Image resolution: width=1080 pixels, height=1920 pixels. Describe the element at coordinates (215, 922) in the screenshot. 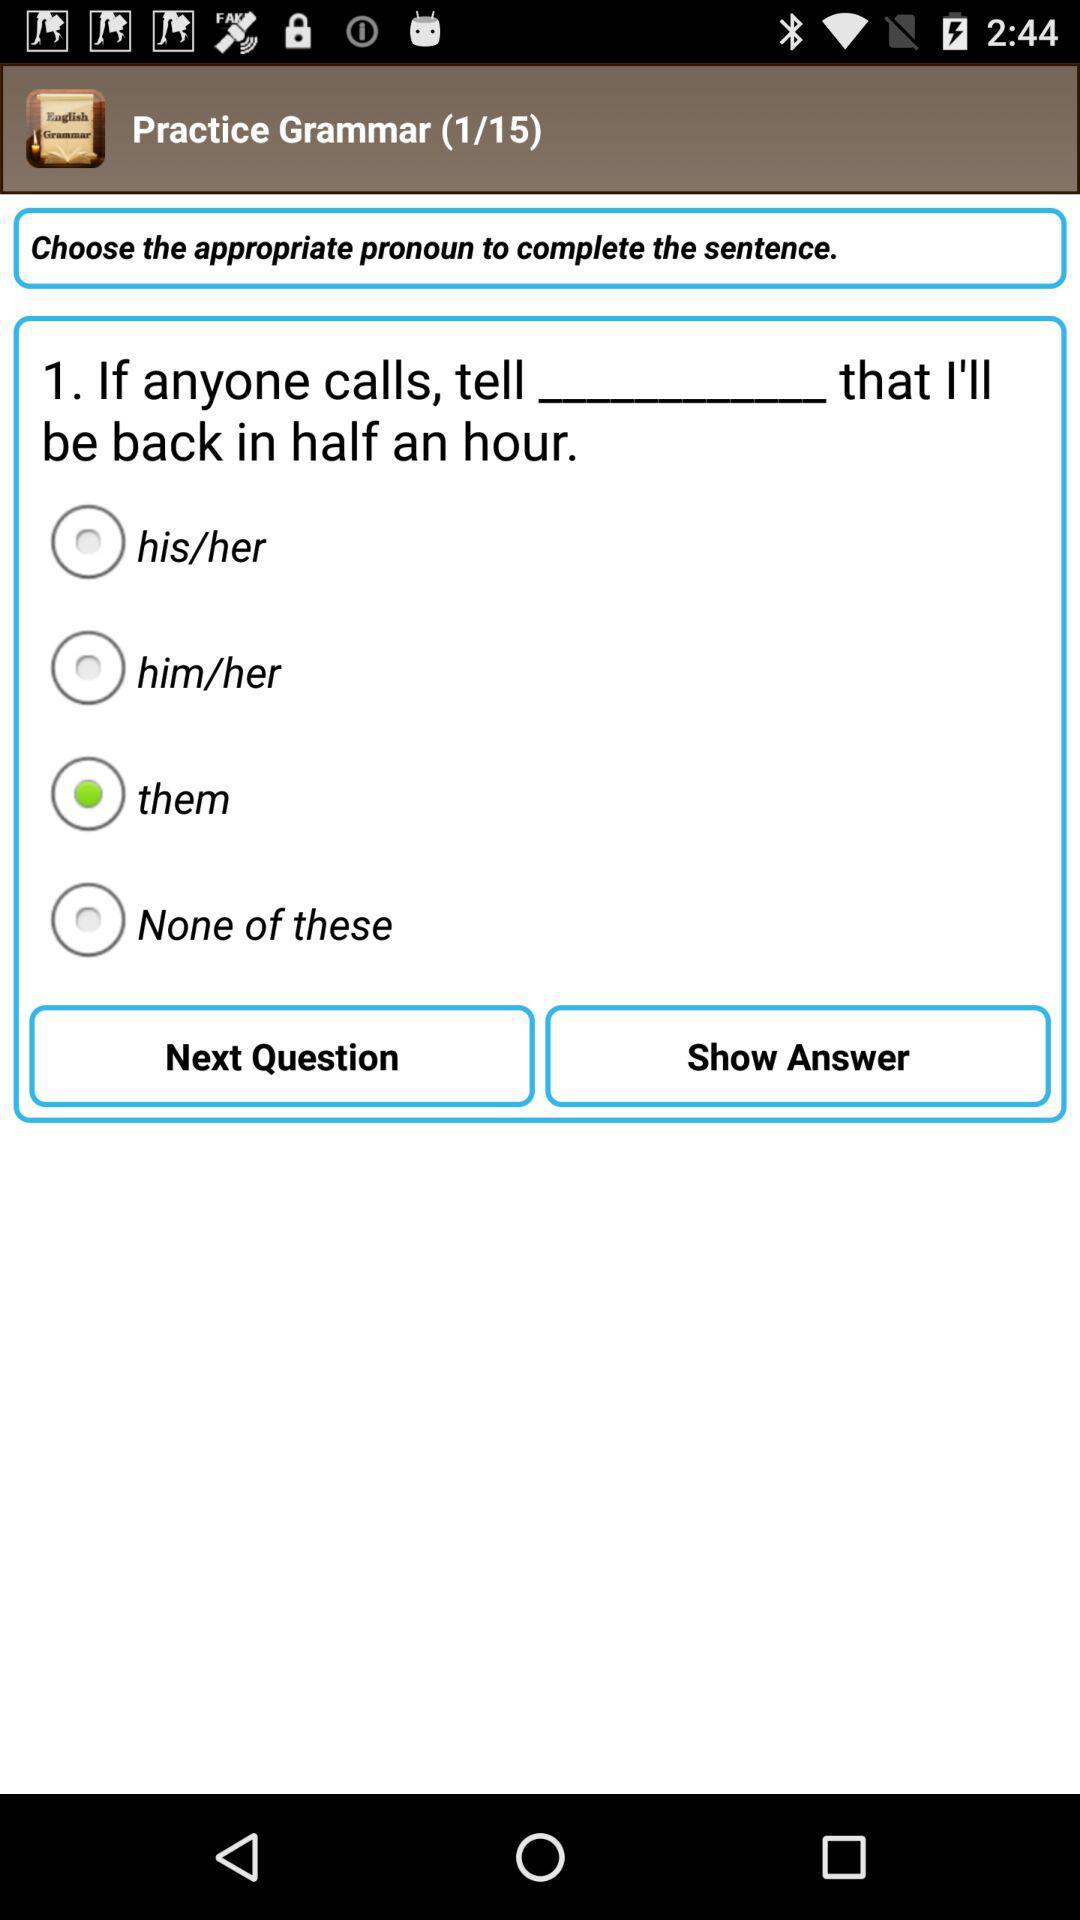

I see `the radio button below them item` at that location.